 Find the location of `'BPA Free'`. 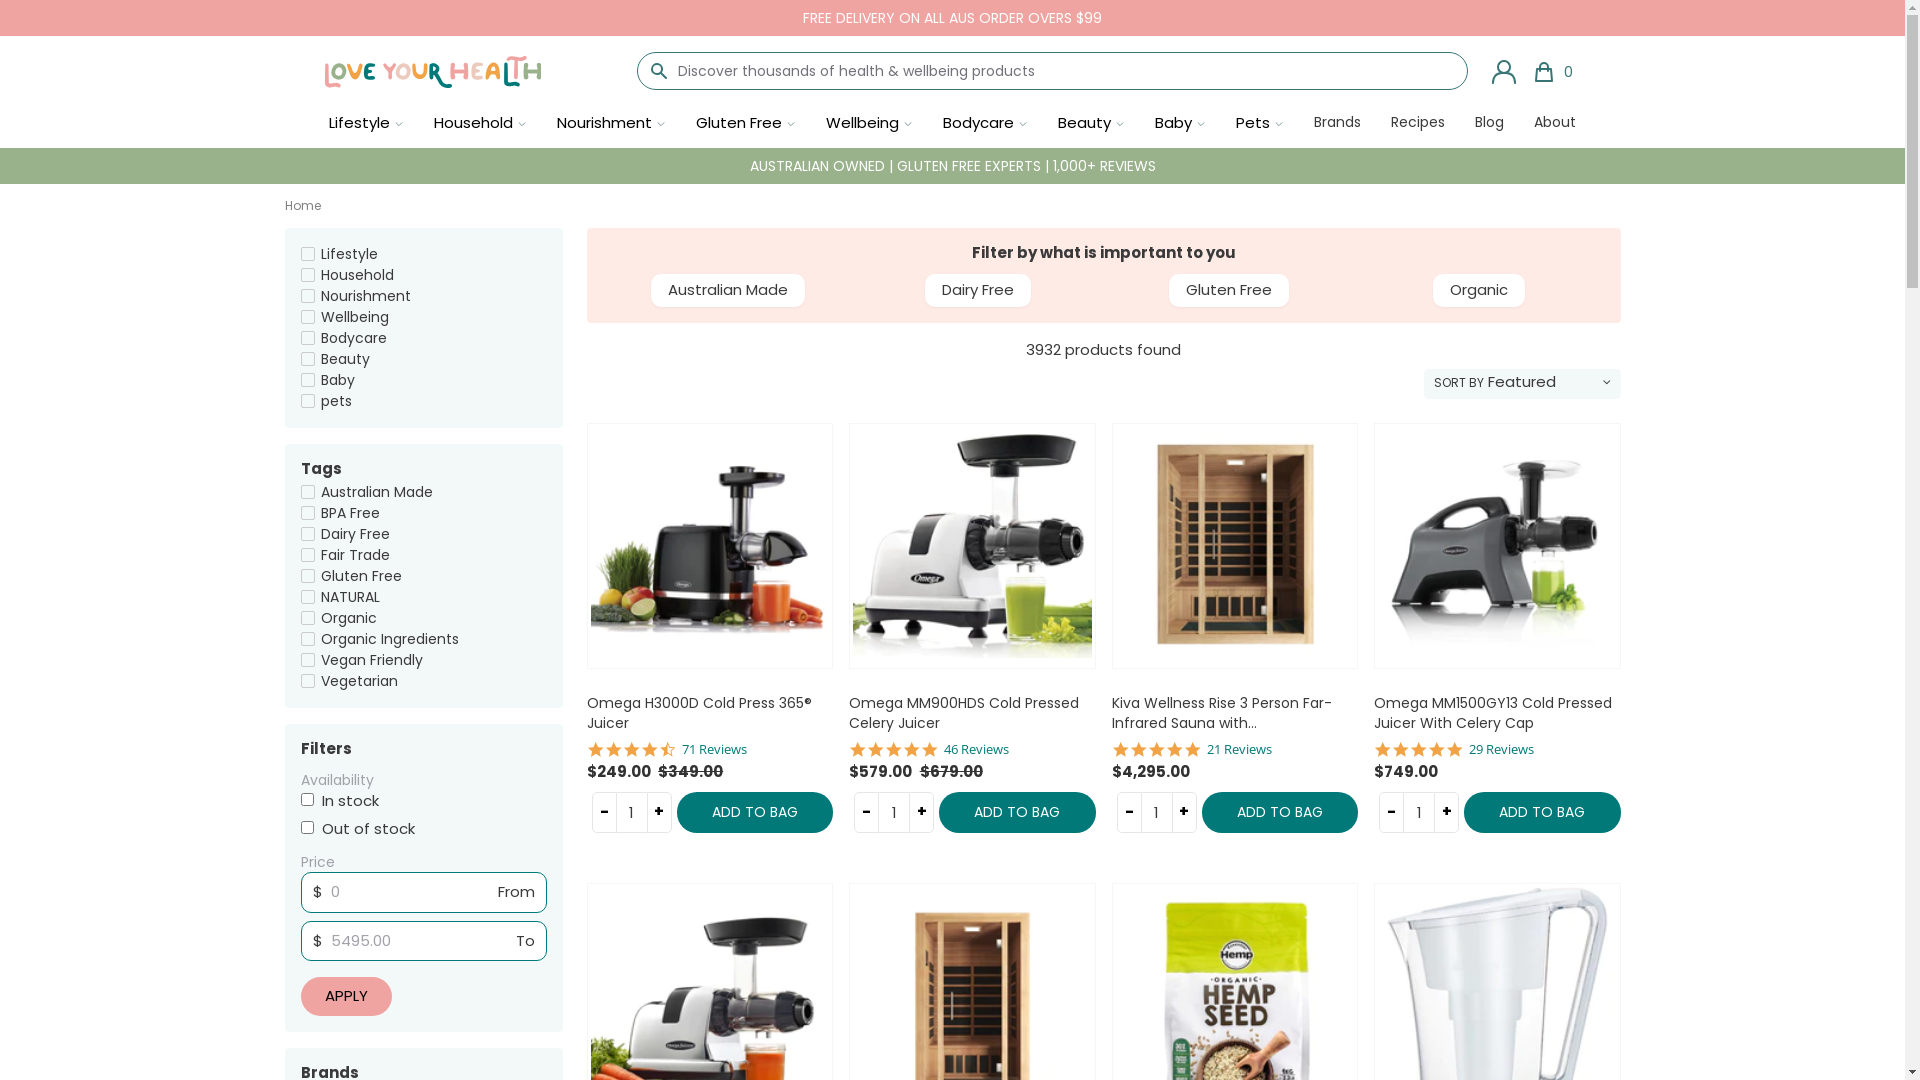

'BPA Free' is located at coordinates (321, 512).